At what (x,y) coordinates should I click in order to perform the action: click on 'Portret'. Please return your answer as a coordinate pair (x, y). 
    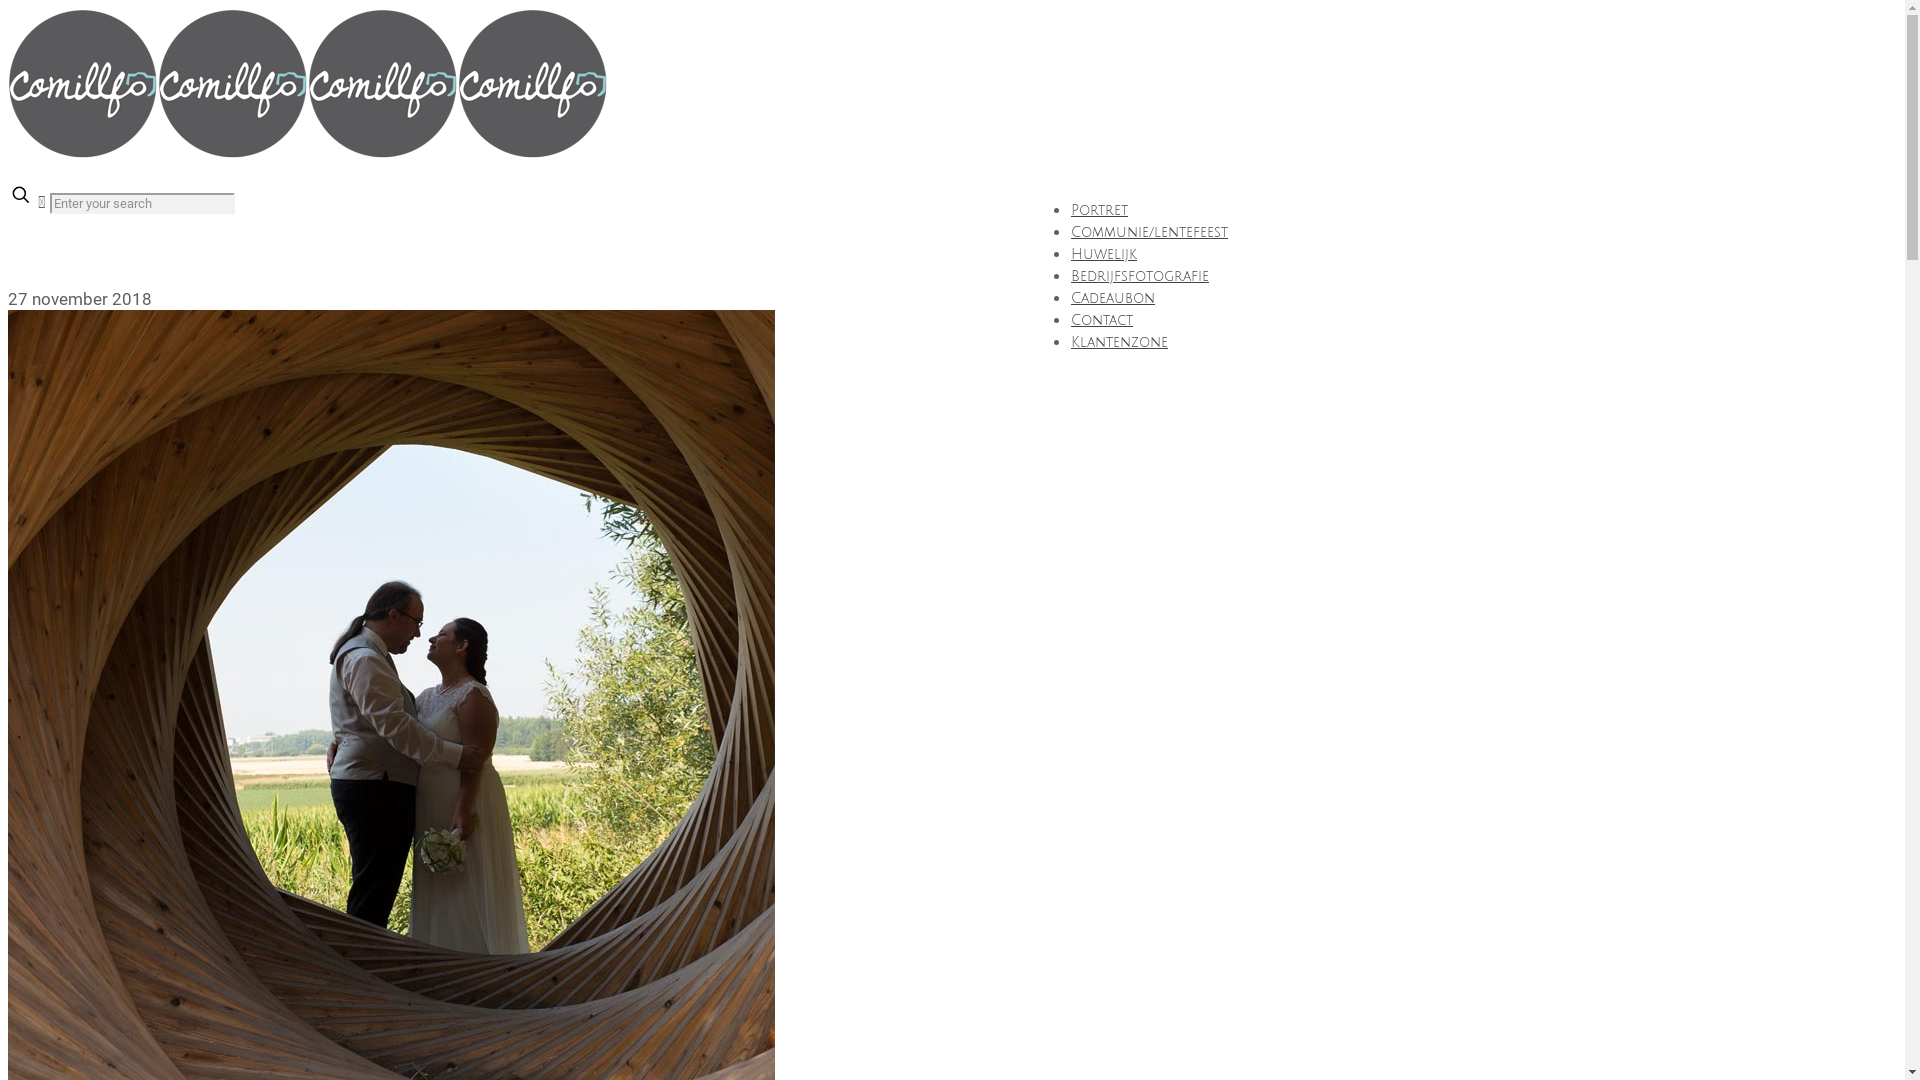
    Looking at the image, I should click on (1098, 210).